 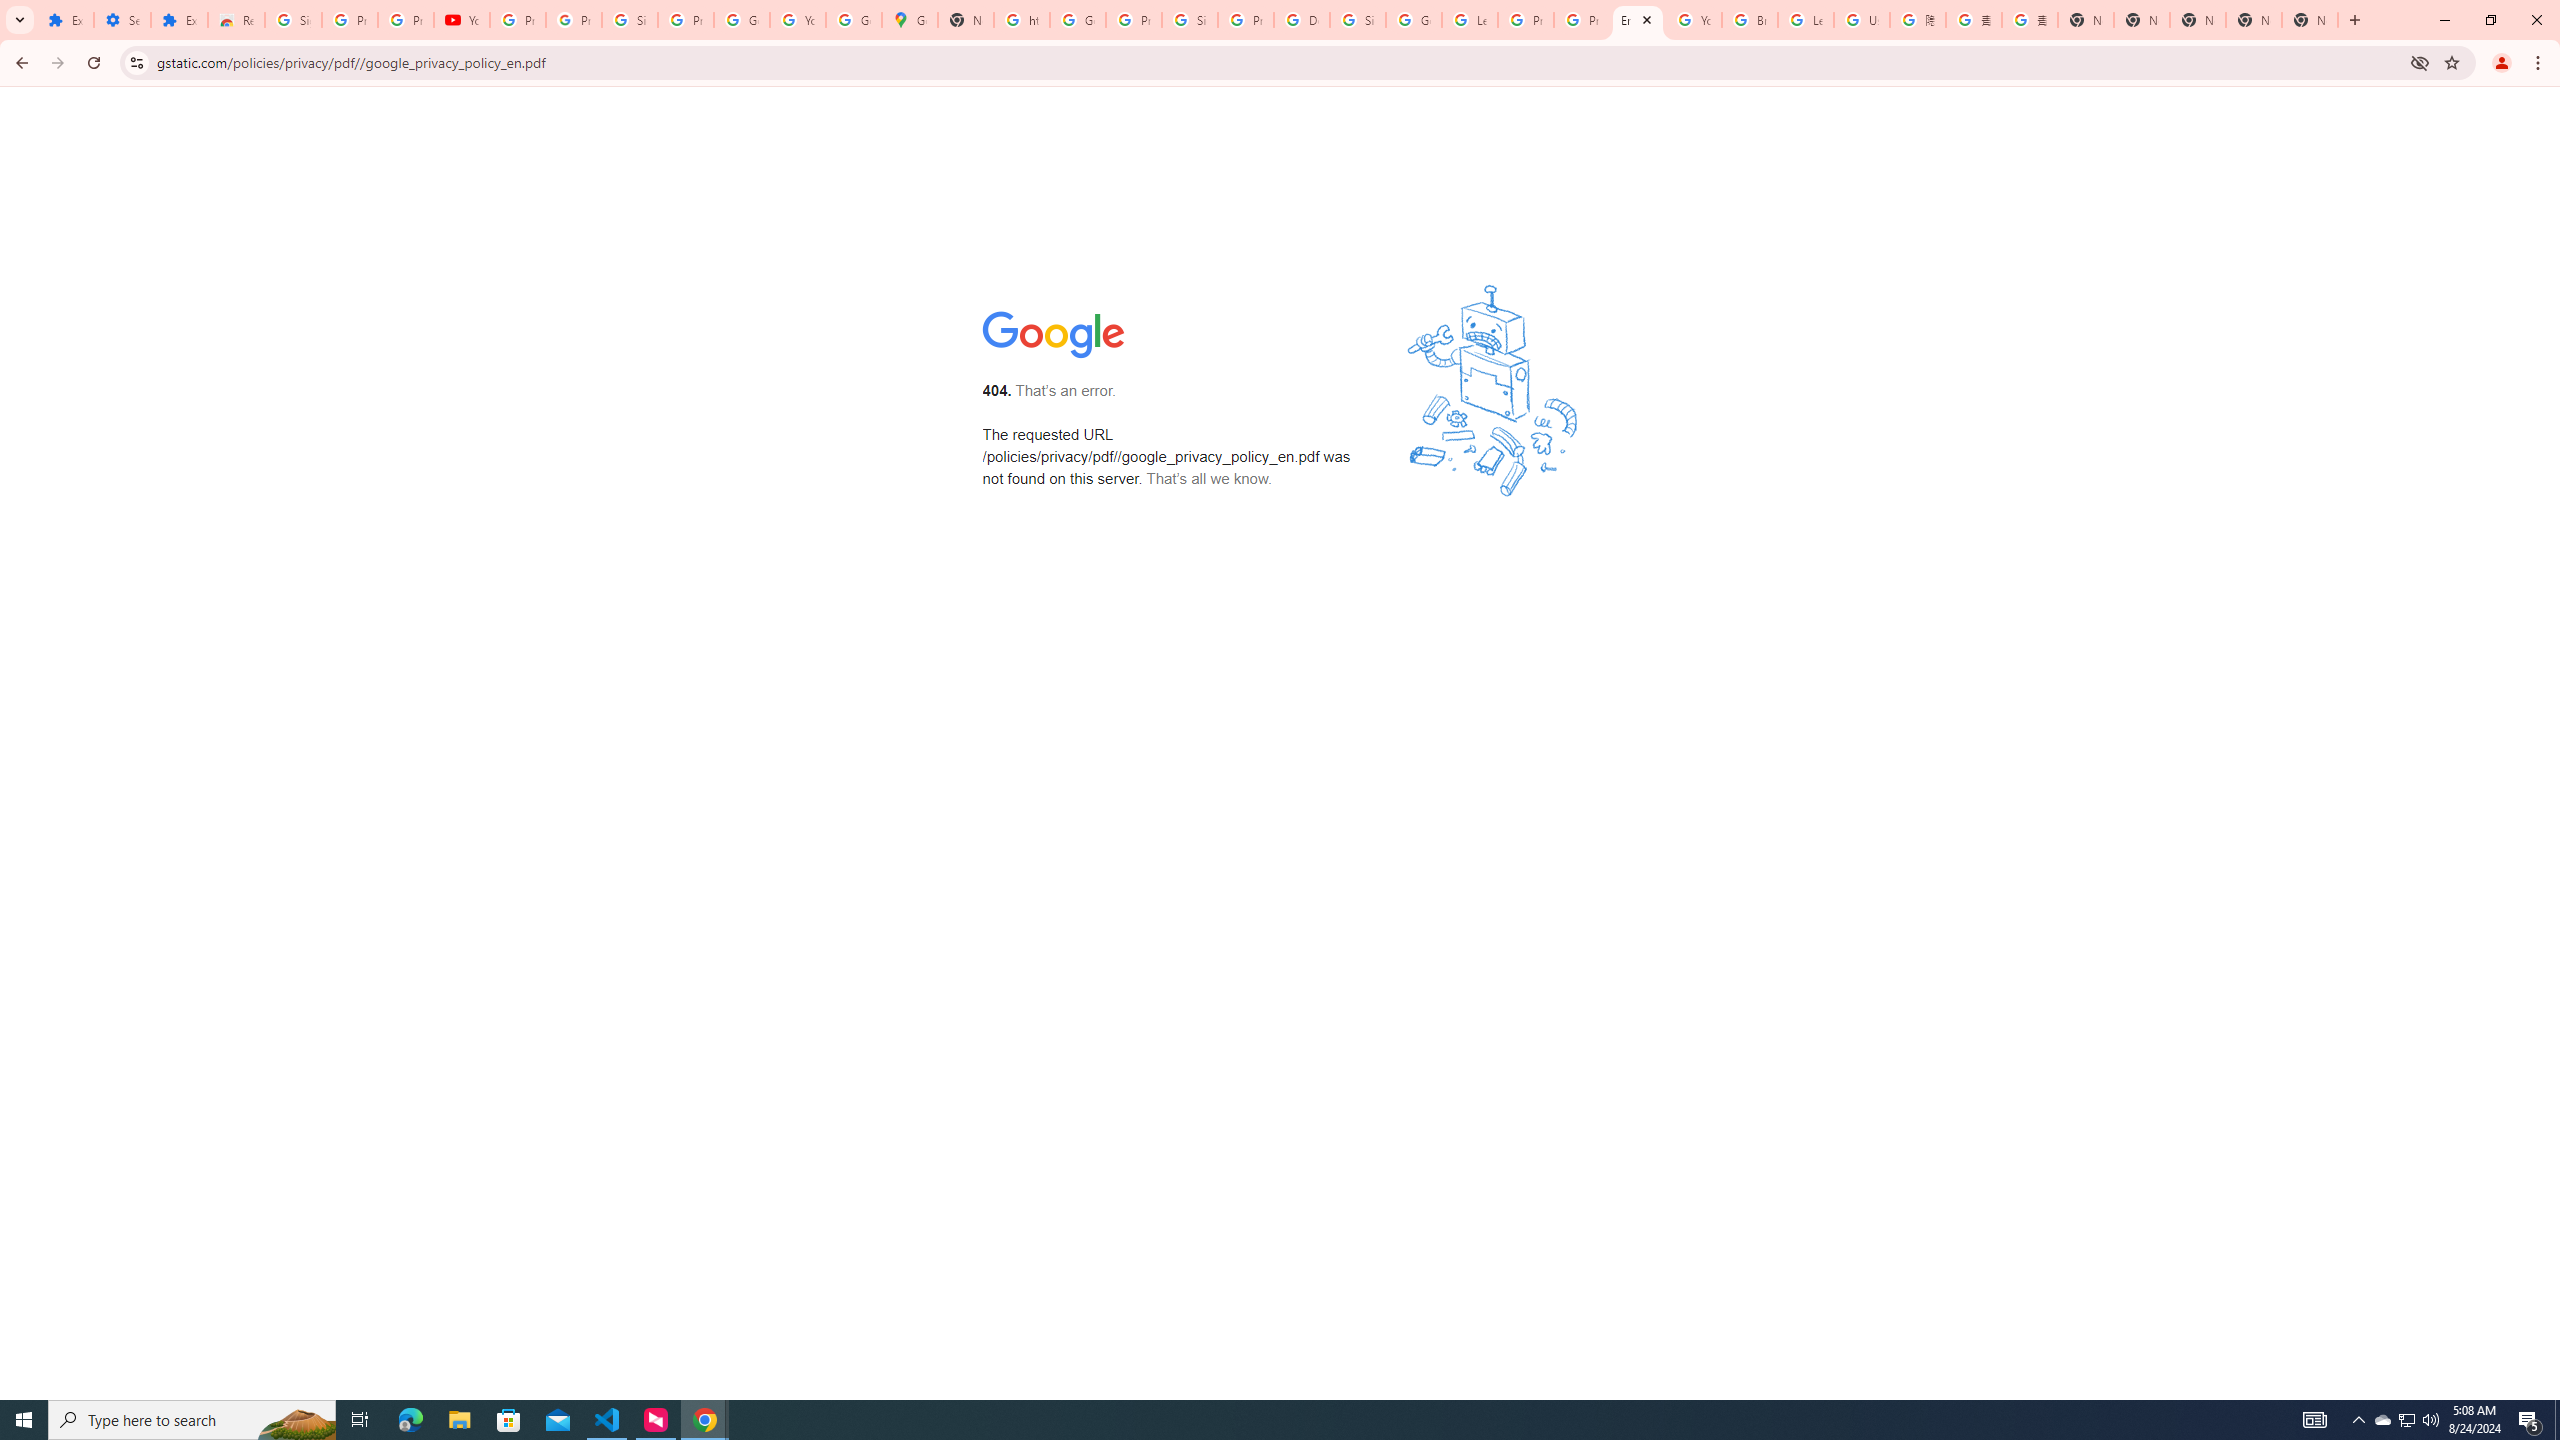 What do you see at coordinates (461, 19) in the screenshot?
I see `'YouTube'` at bounding box center [461, 19].